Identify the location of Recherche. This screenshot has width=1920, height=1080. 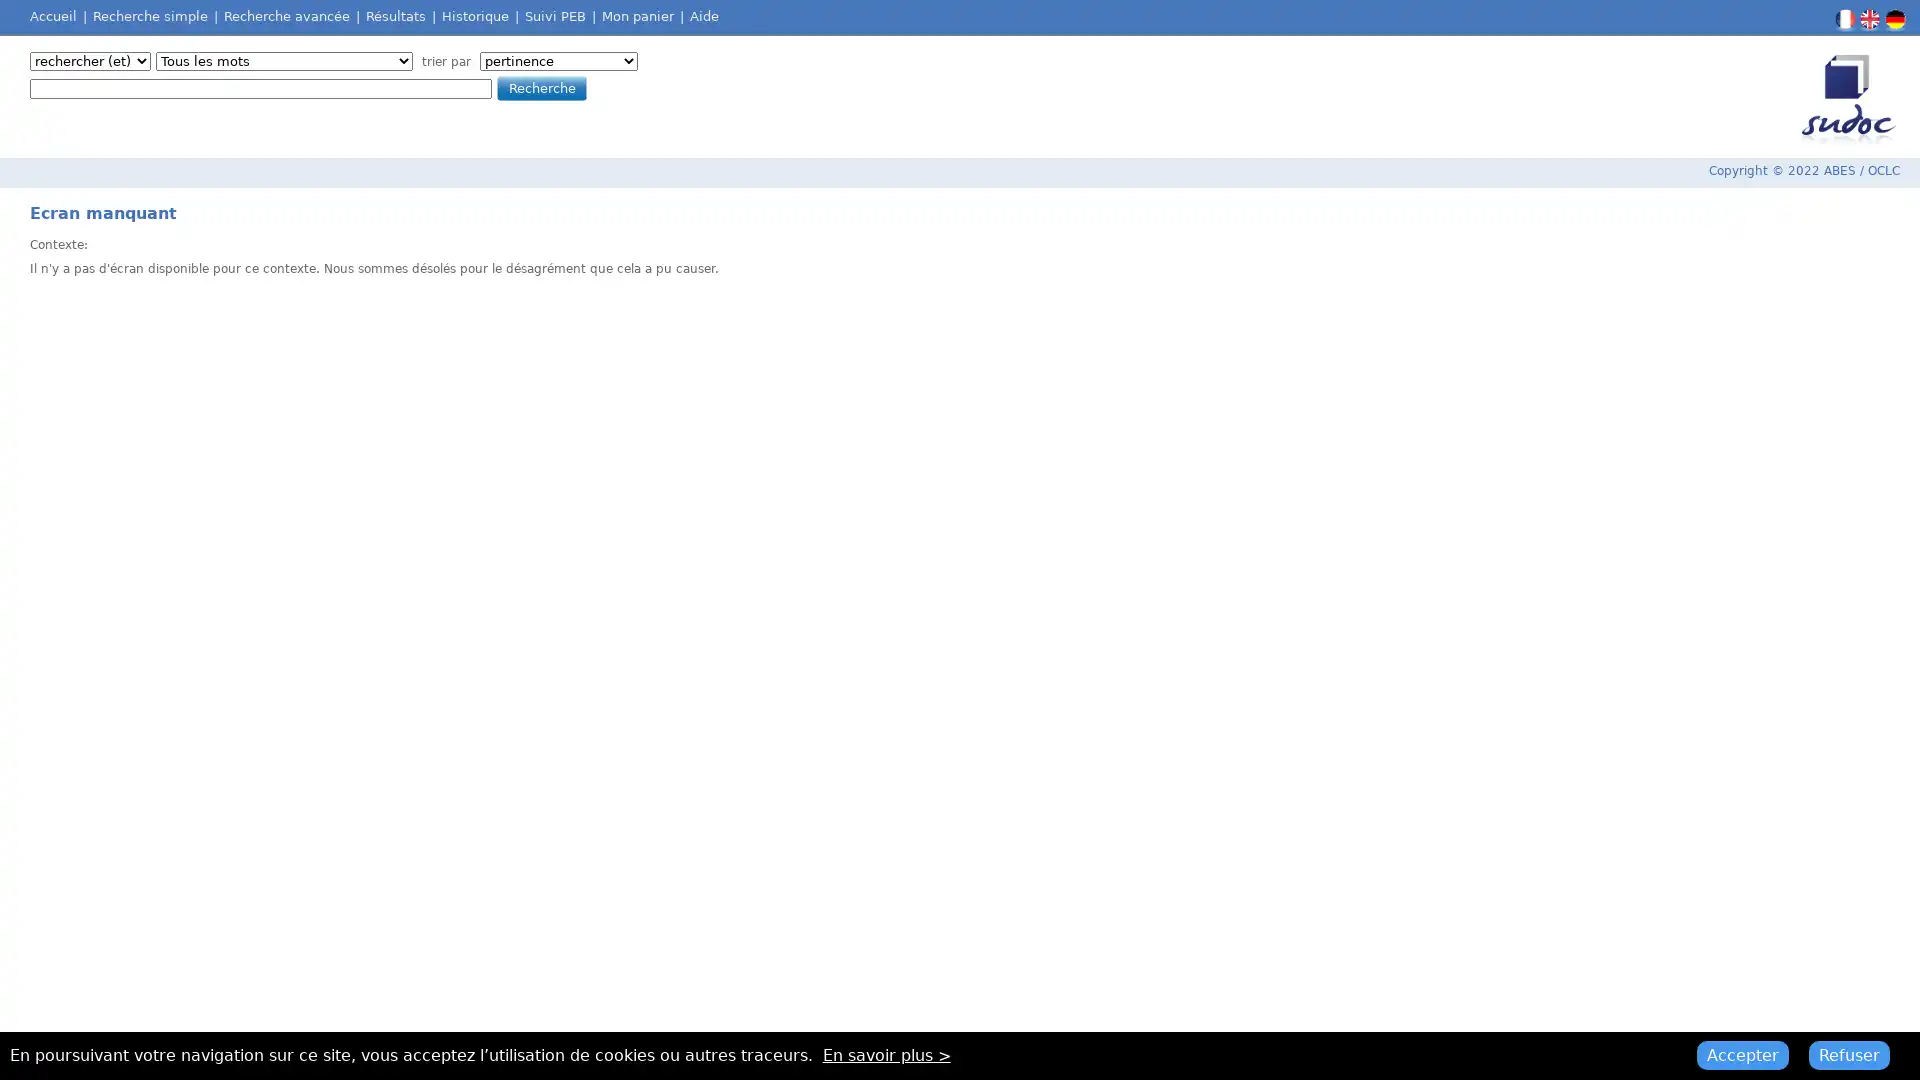
(542, 87).